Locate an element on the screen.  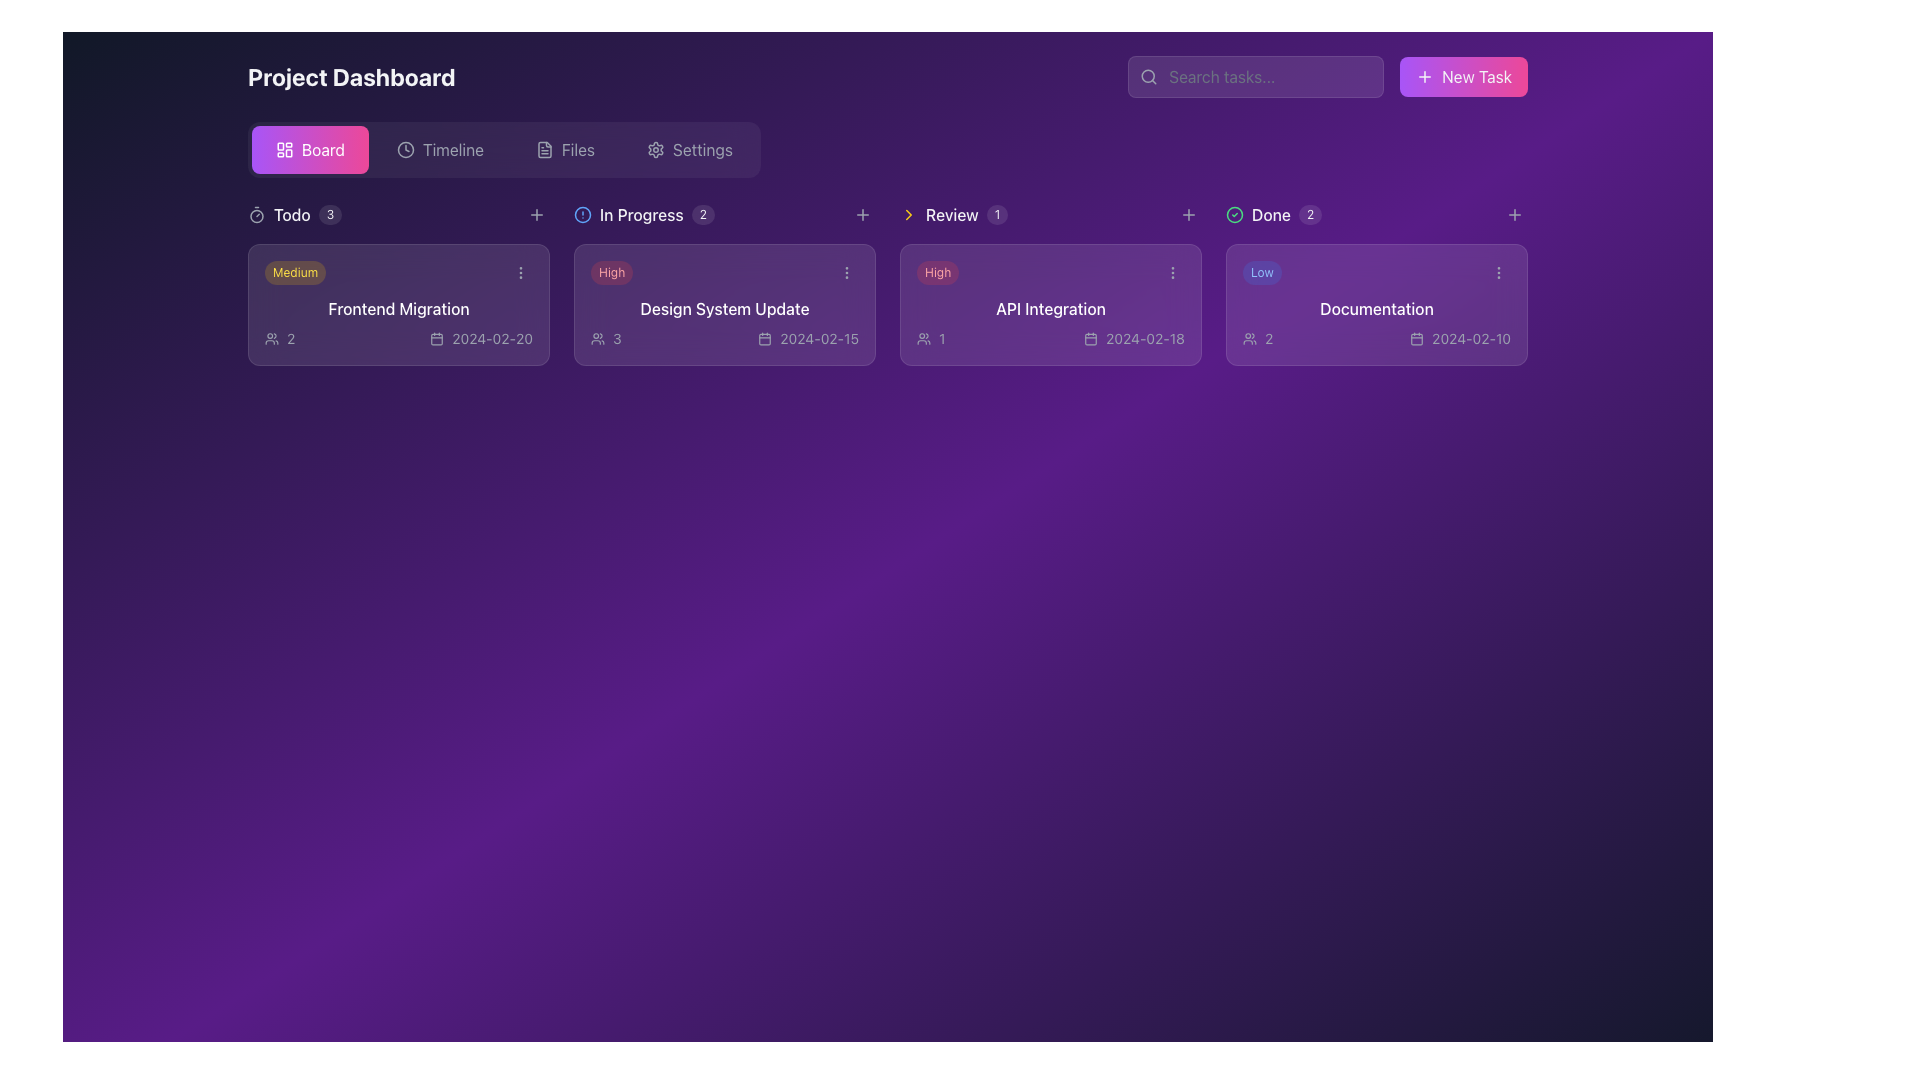
the second '+' button in the 'In Progress' section header is located at coordinates (863, 215).